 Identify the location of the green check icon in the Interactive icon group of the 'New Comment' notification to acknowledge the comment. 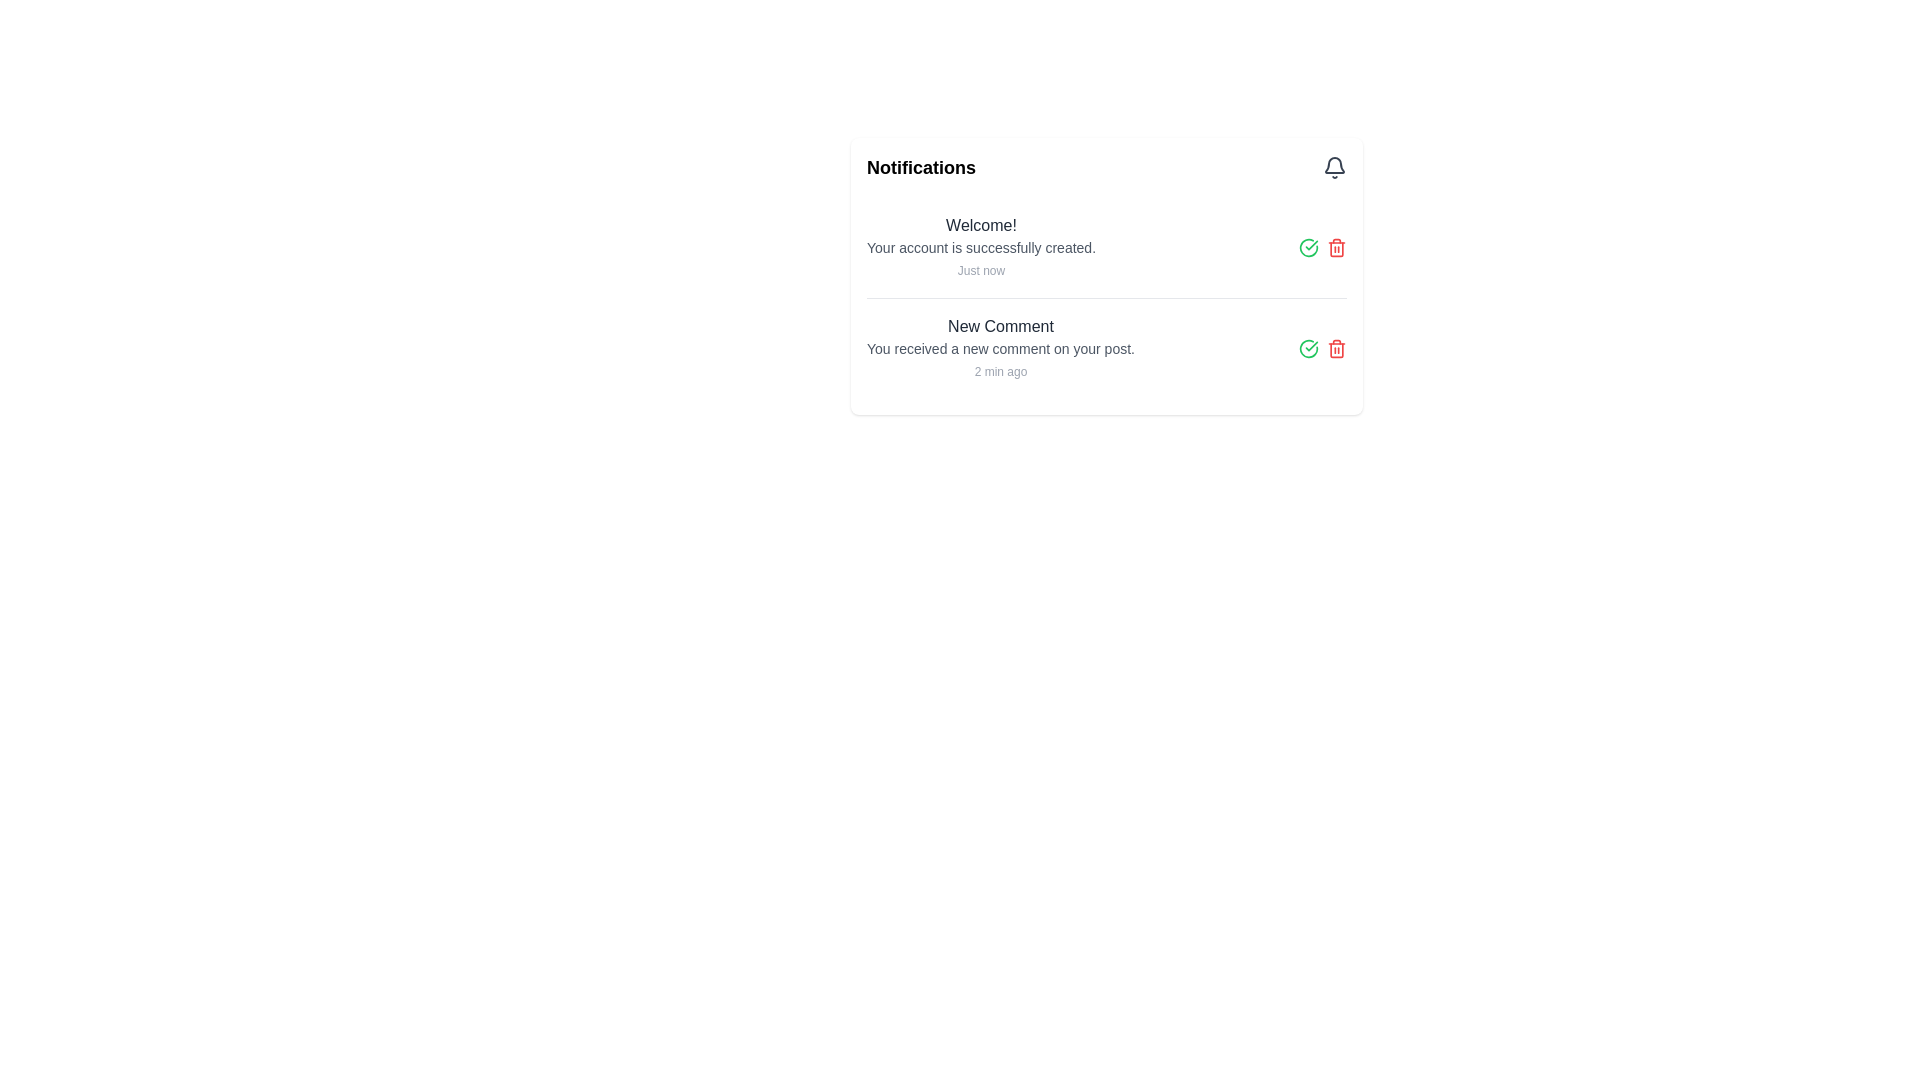
(1323, 347).